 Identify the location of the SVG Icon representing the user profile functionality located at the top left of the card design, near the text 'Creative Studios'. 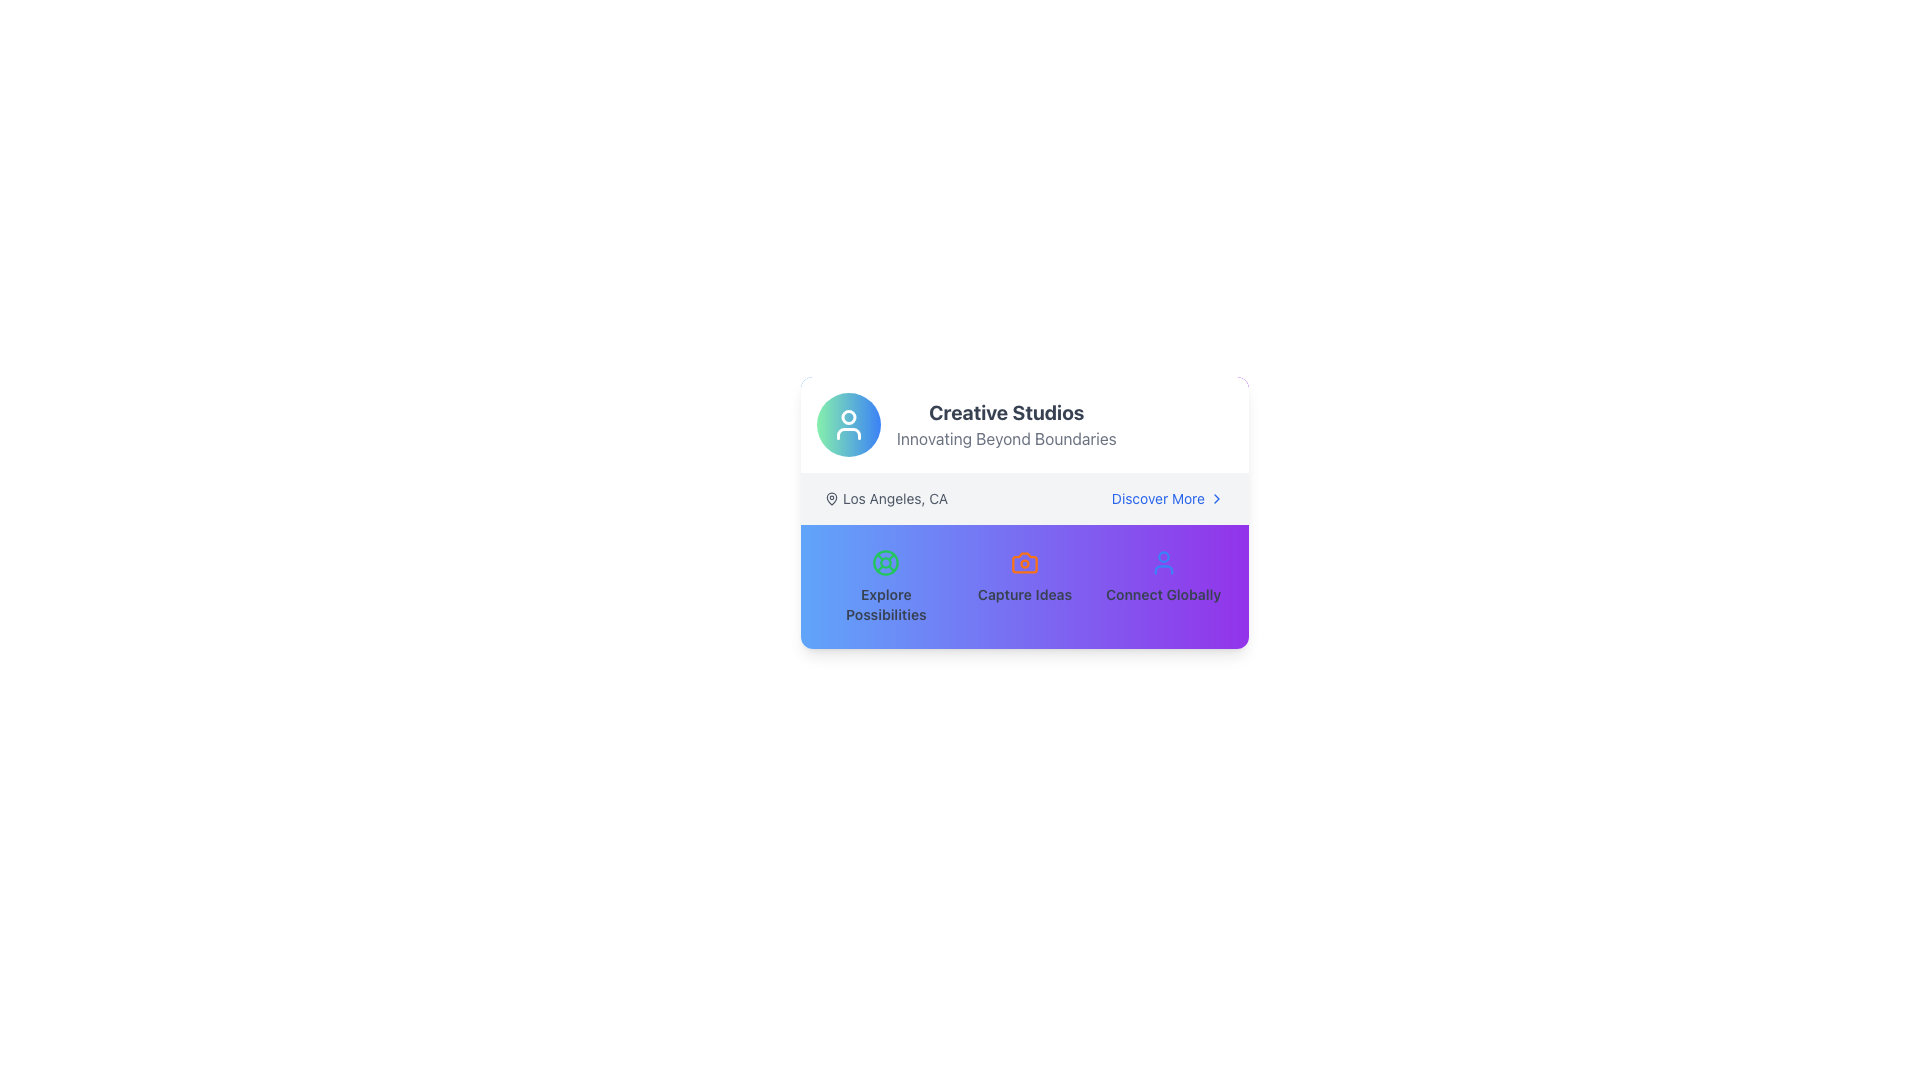
(849, 423).